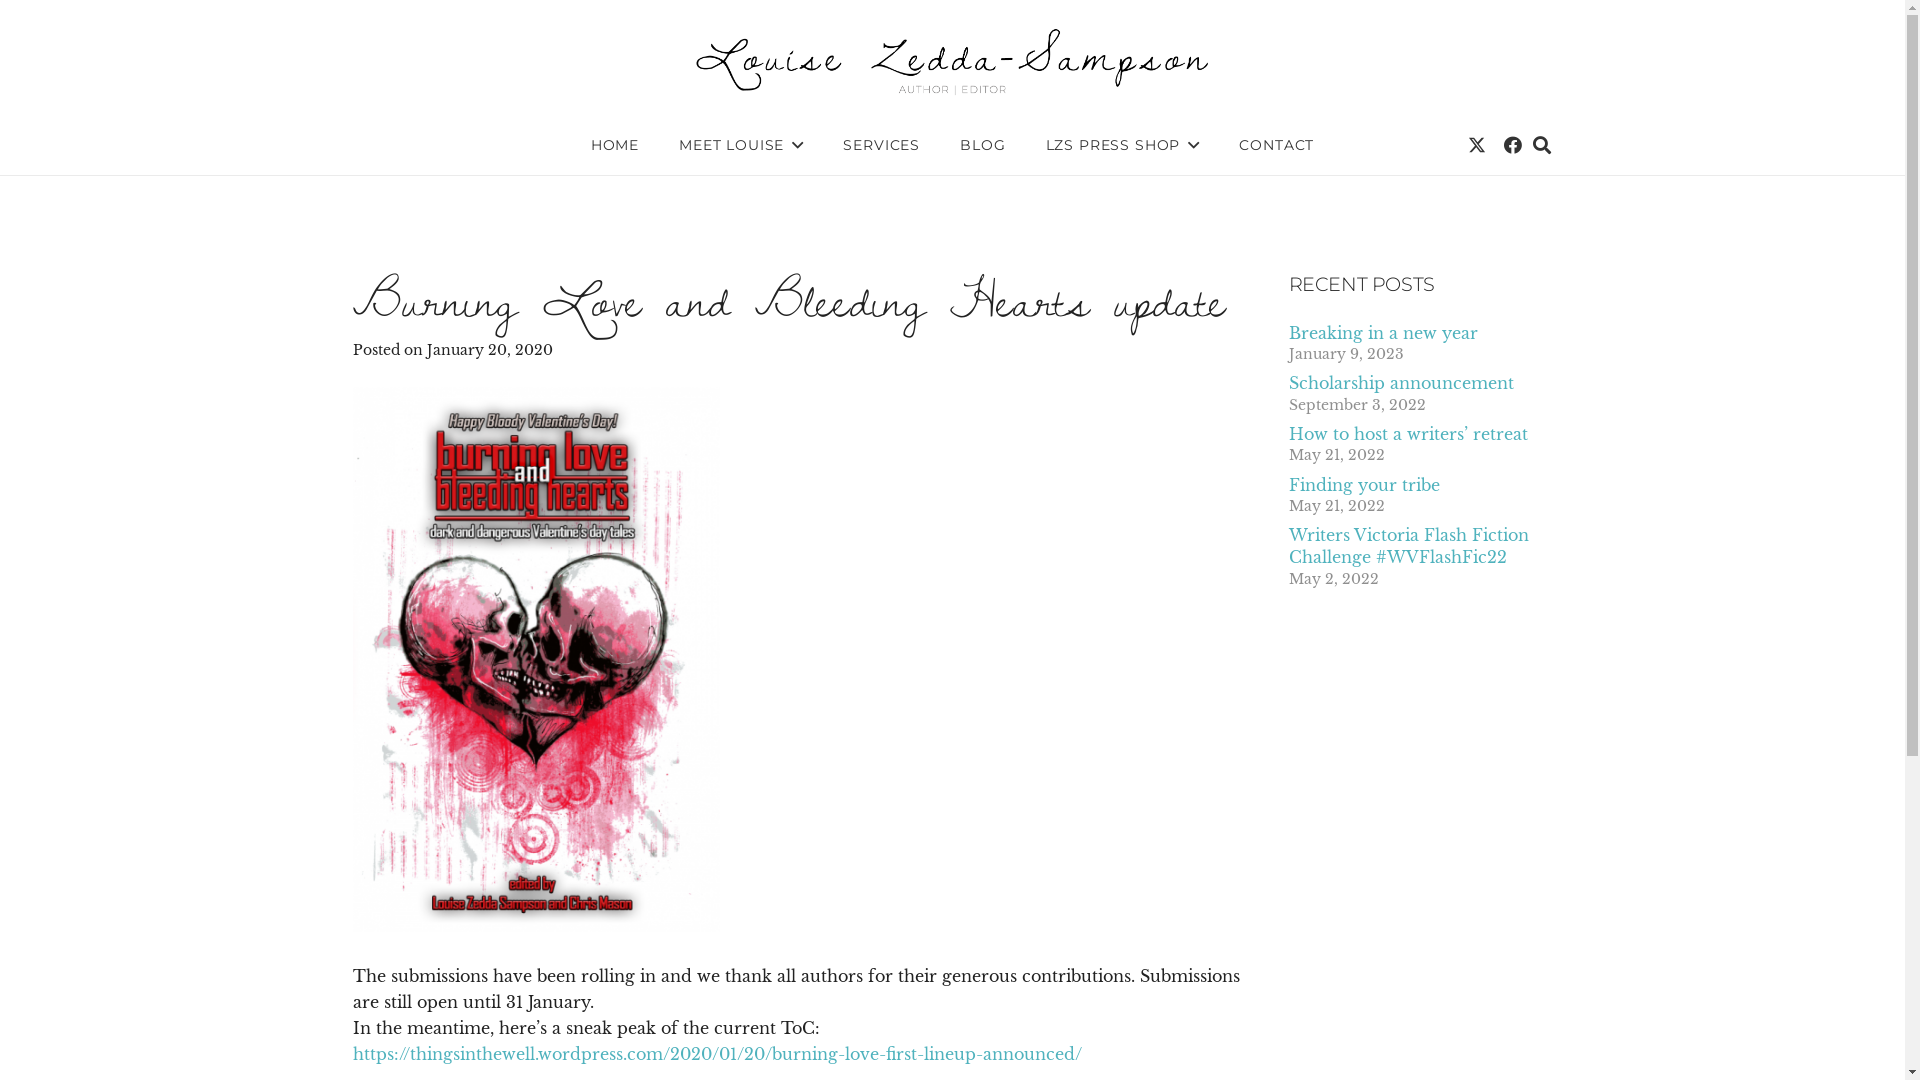 Image resolution: width=1920 pixels, height=1080 pixels. I want to click on 'Facebook', so click(1512, 144).